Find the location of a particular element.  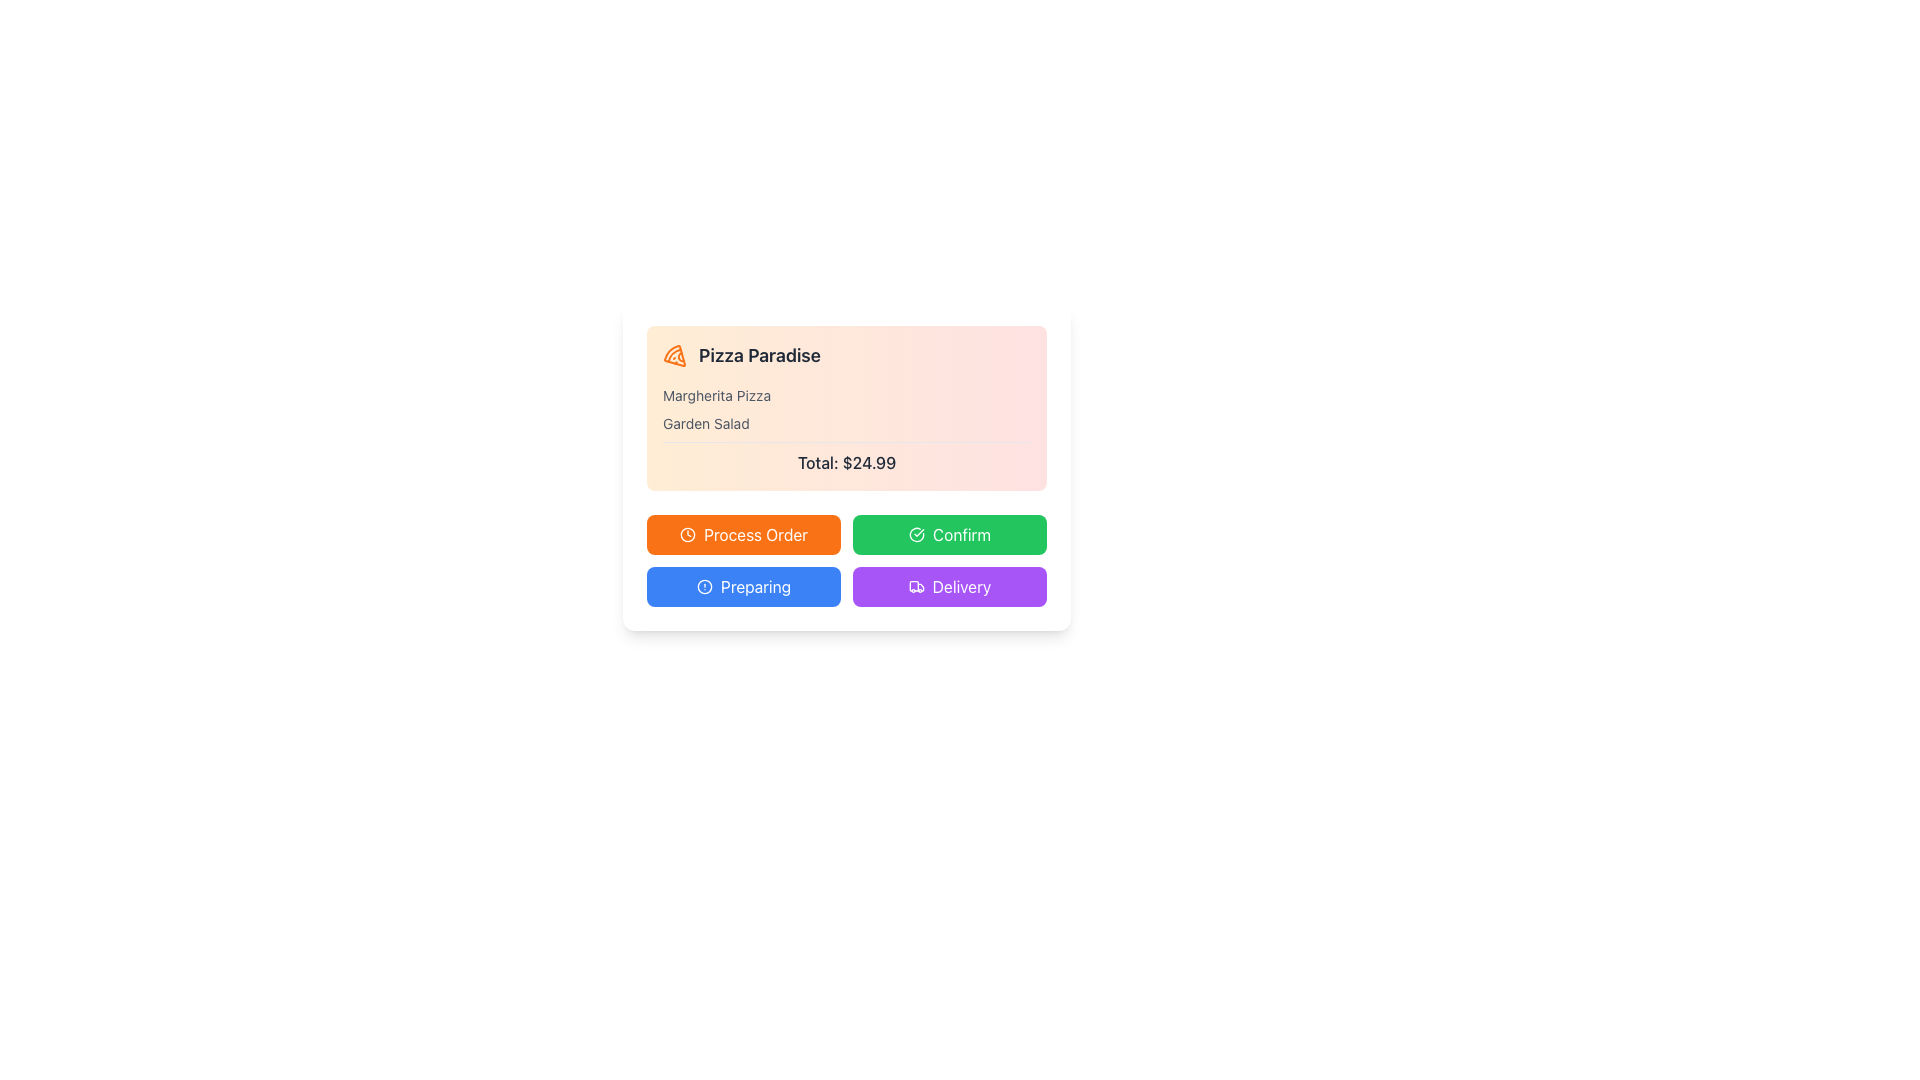

the confirmation button located beneath the 'Pizza Paradise' section is located at coordinates (961, 534).